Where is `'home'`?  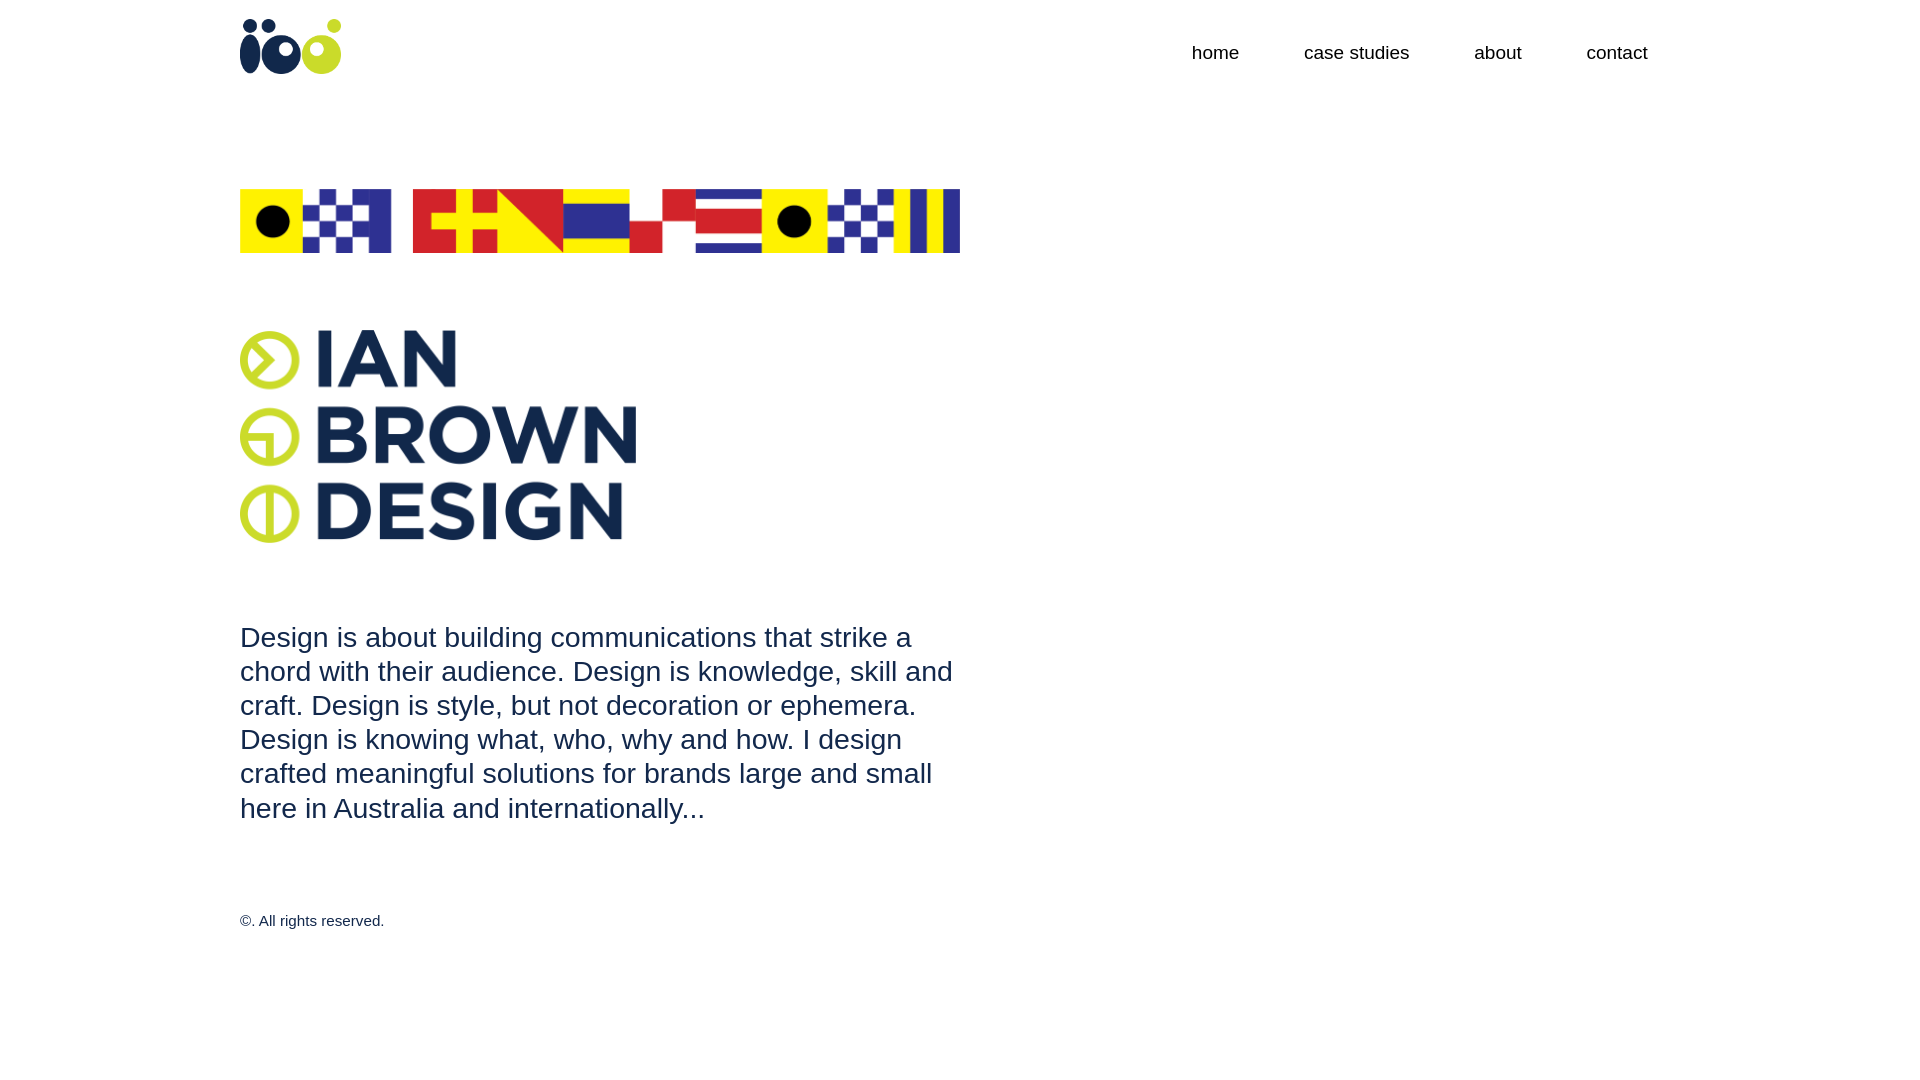
'home' is located at coordinates (1214, 51).